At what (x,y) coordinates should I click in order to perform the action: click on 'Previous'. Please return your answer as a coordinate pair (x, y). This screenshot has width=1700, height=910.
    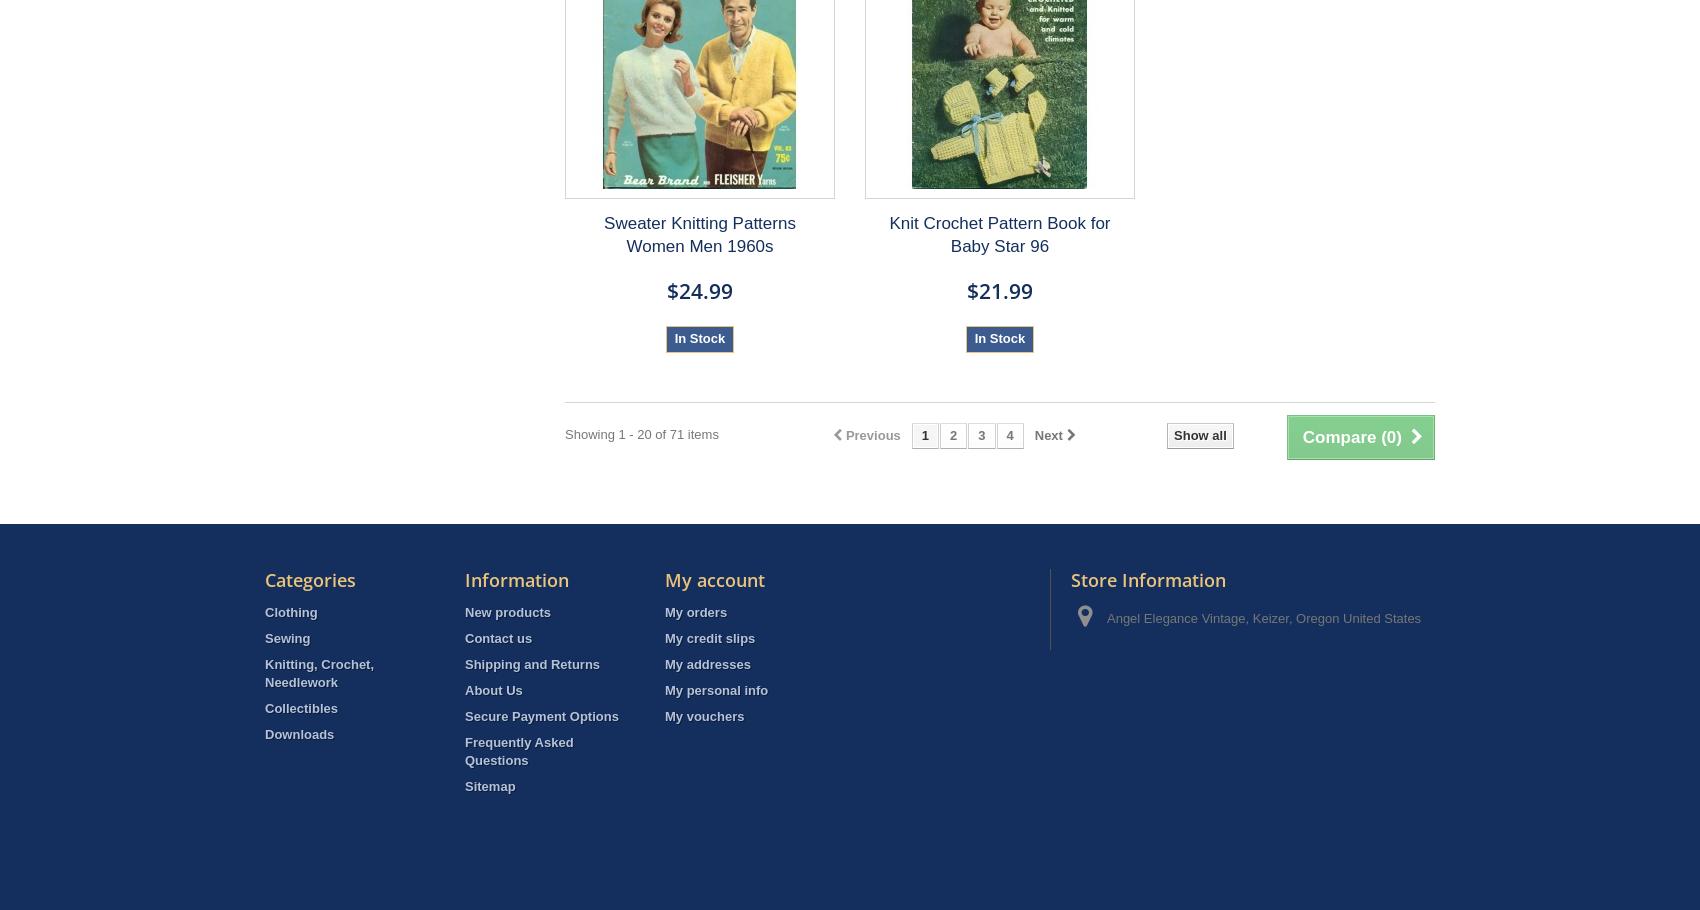
    Looking at the image, I should click on (872, 434).